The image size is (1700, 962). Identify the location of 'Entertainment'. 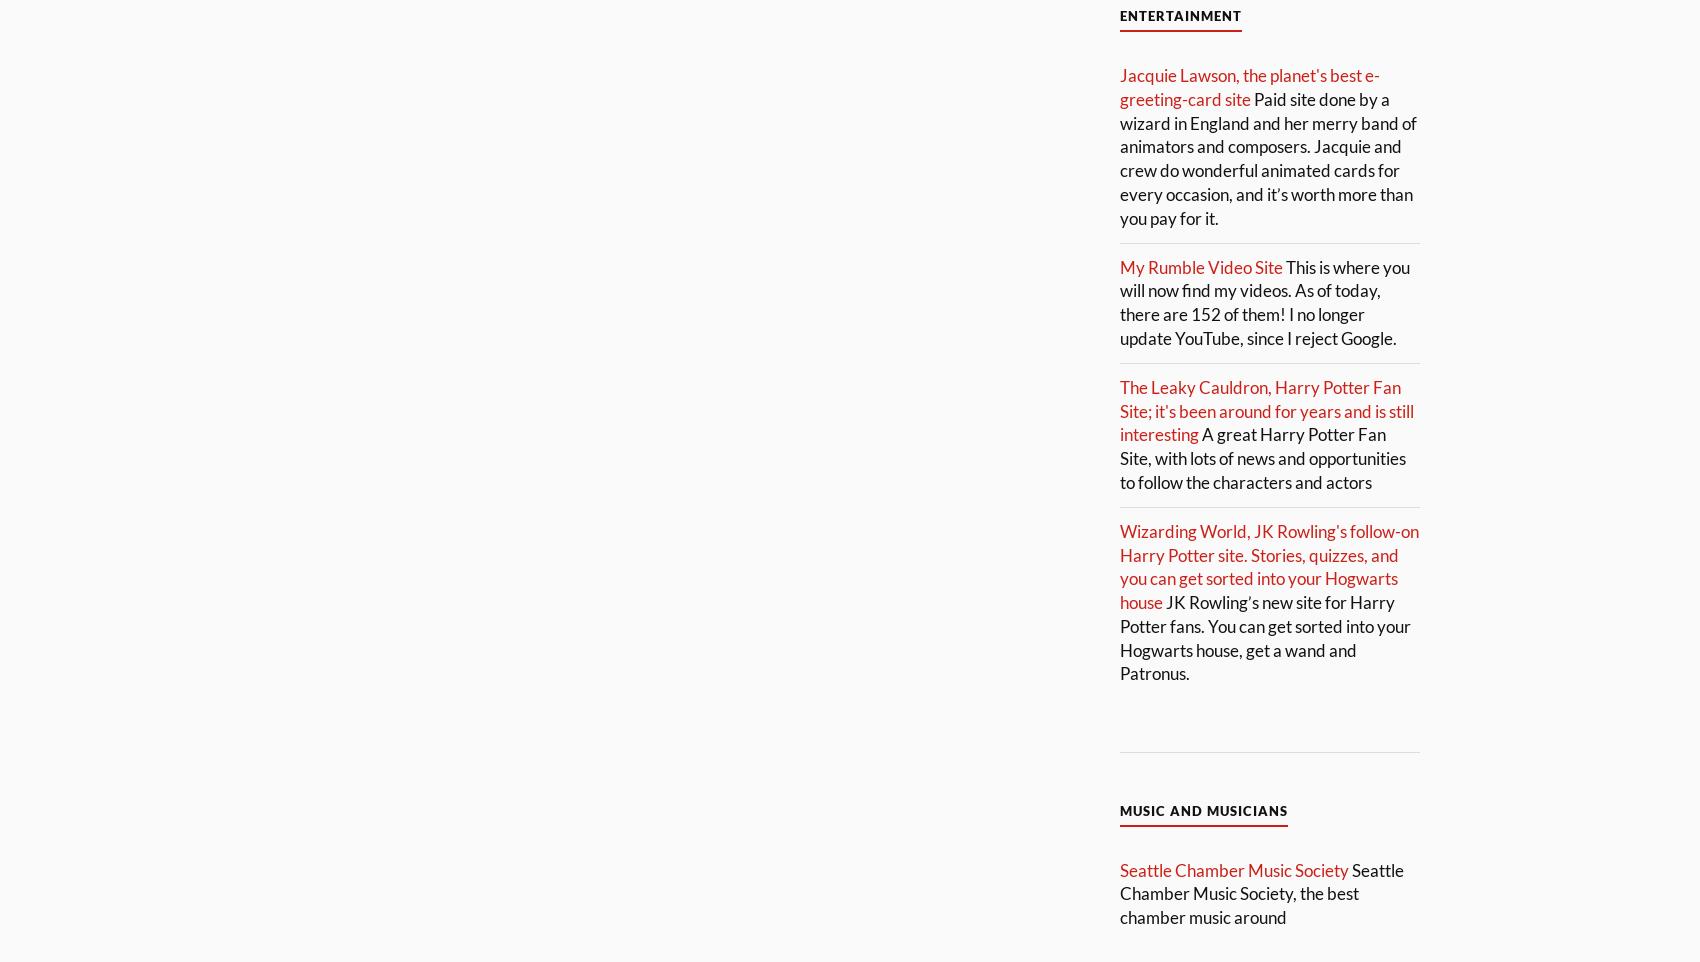
(1179, 14).